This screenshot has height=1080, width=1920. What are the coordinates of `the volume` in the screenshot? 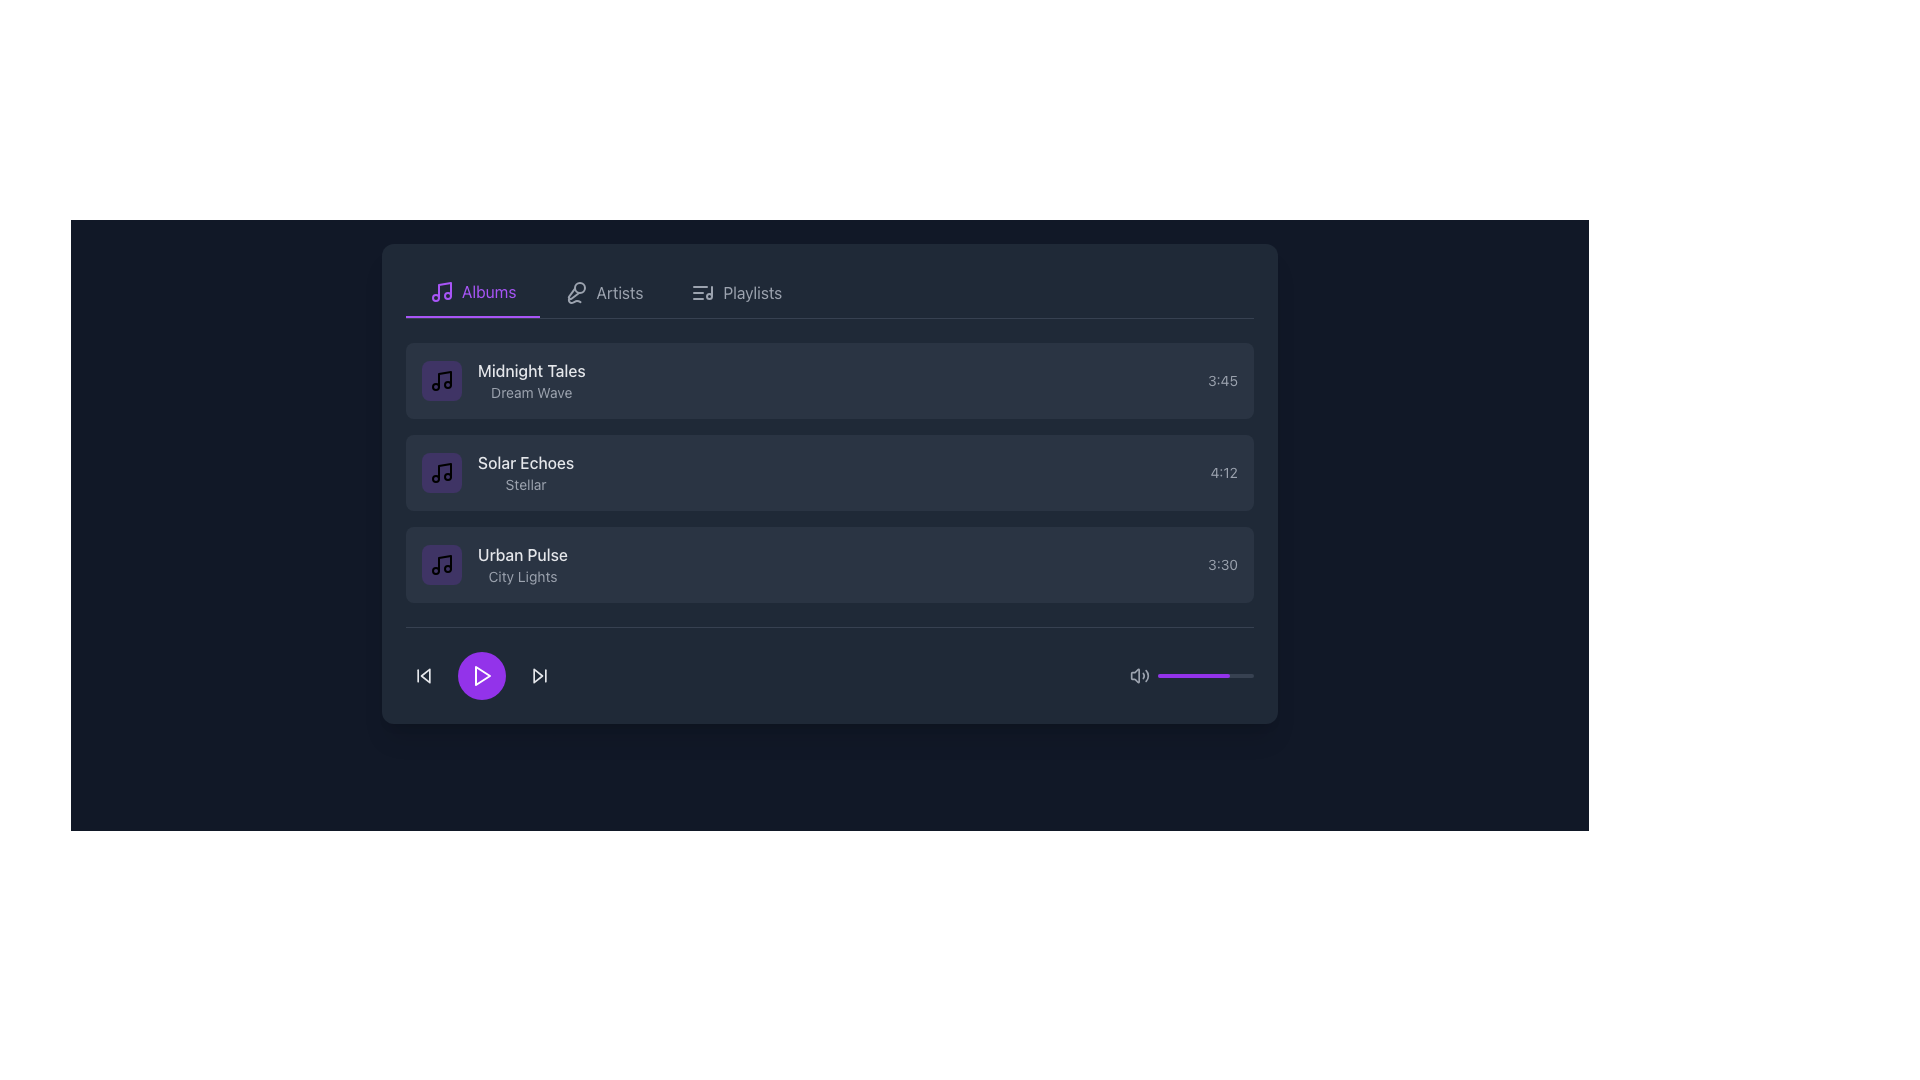 It's located at (1220, 675).